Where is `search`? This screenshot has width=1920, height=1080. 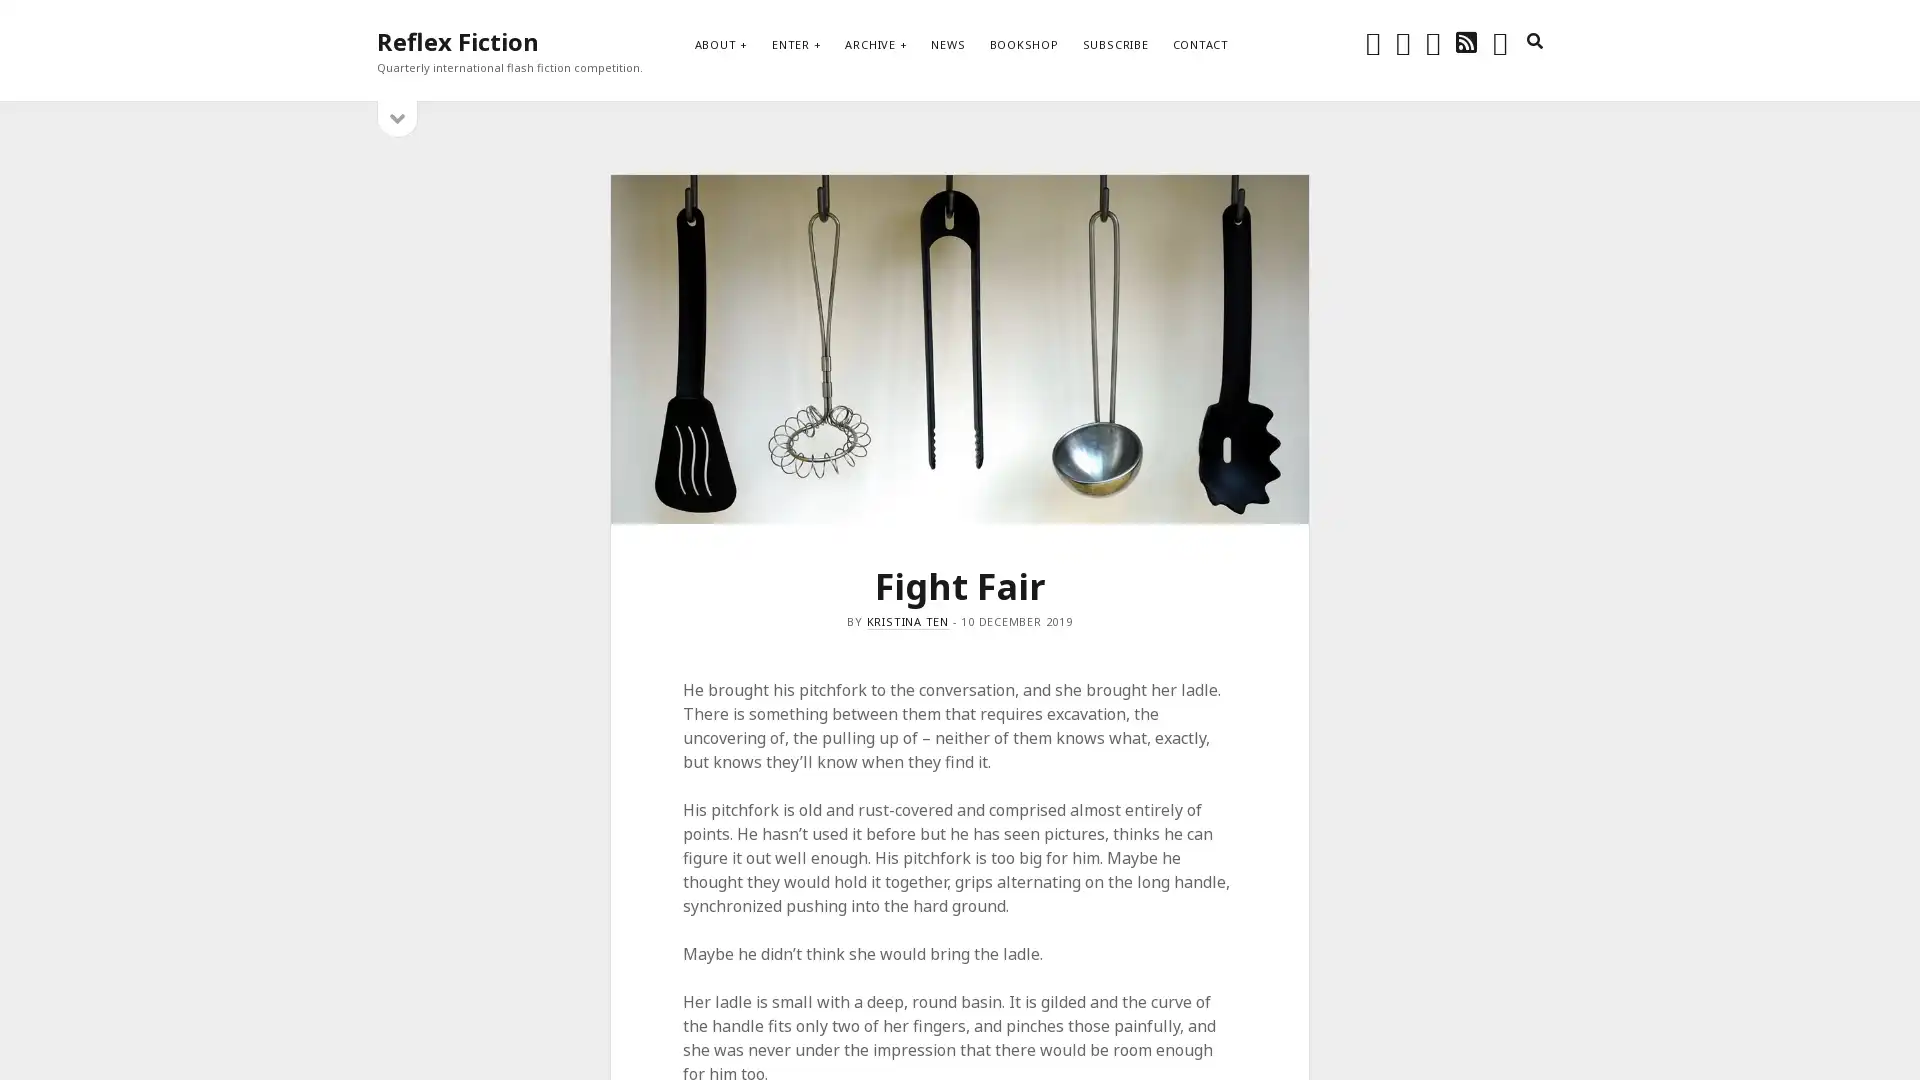
search is located at coordinates (1534, 42).